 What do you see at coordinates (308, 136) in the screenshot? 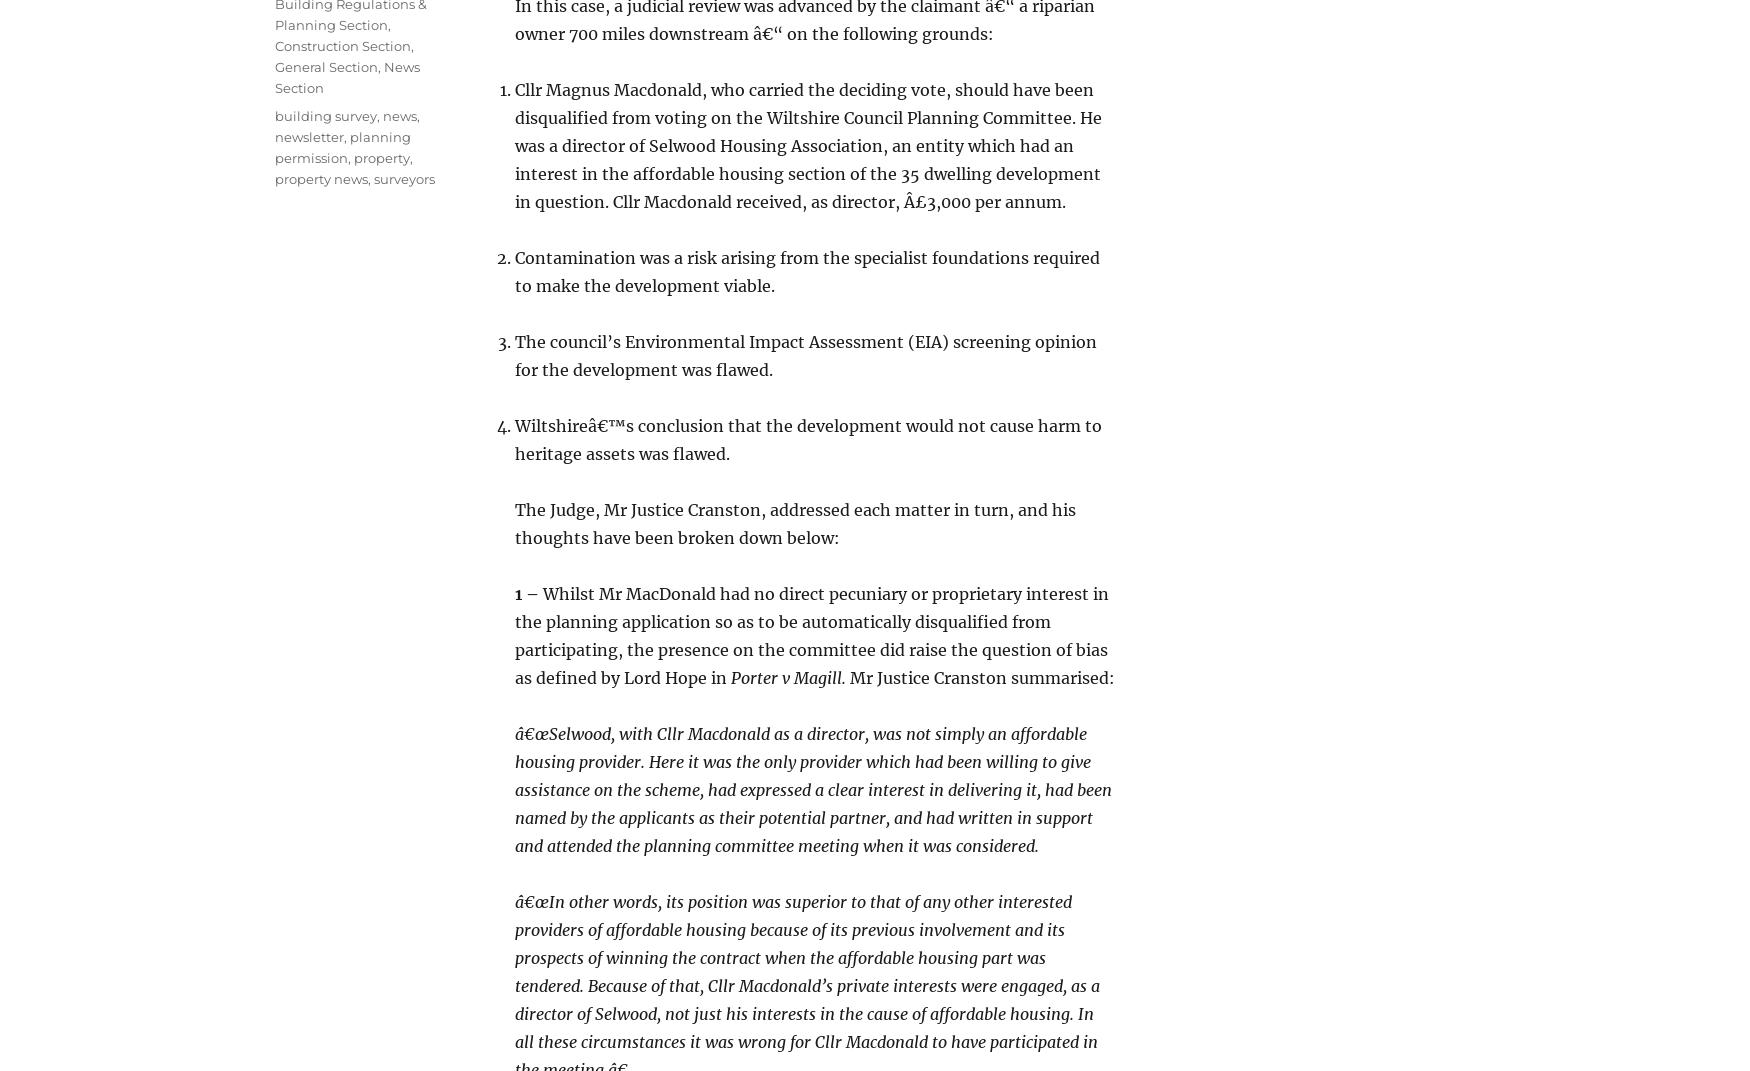
I see `'newsletter'` at bounding box center [308, 136].